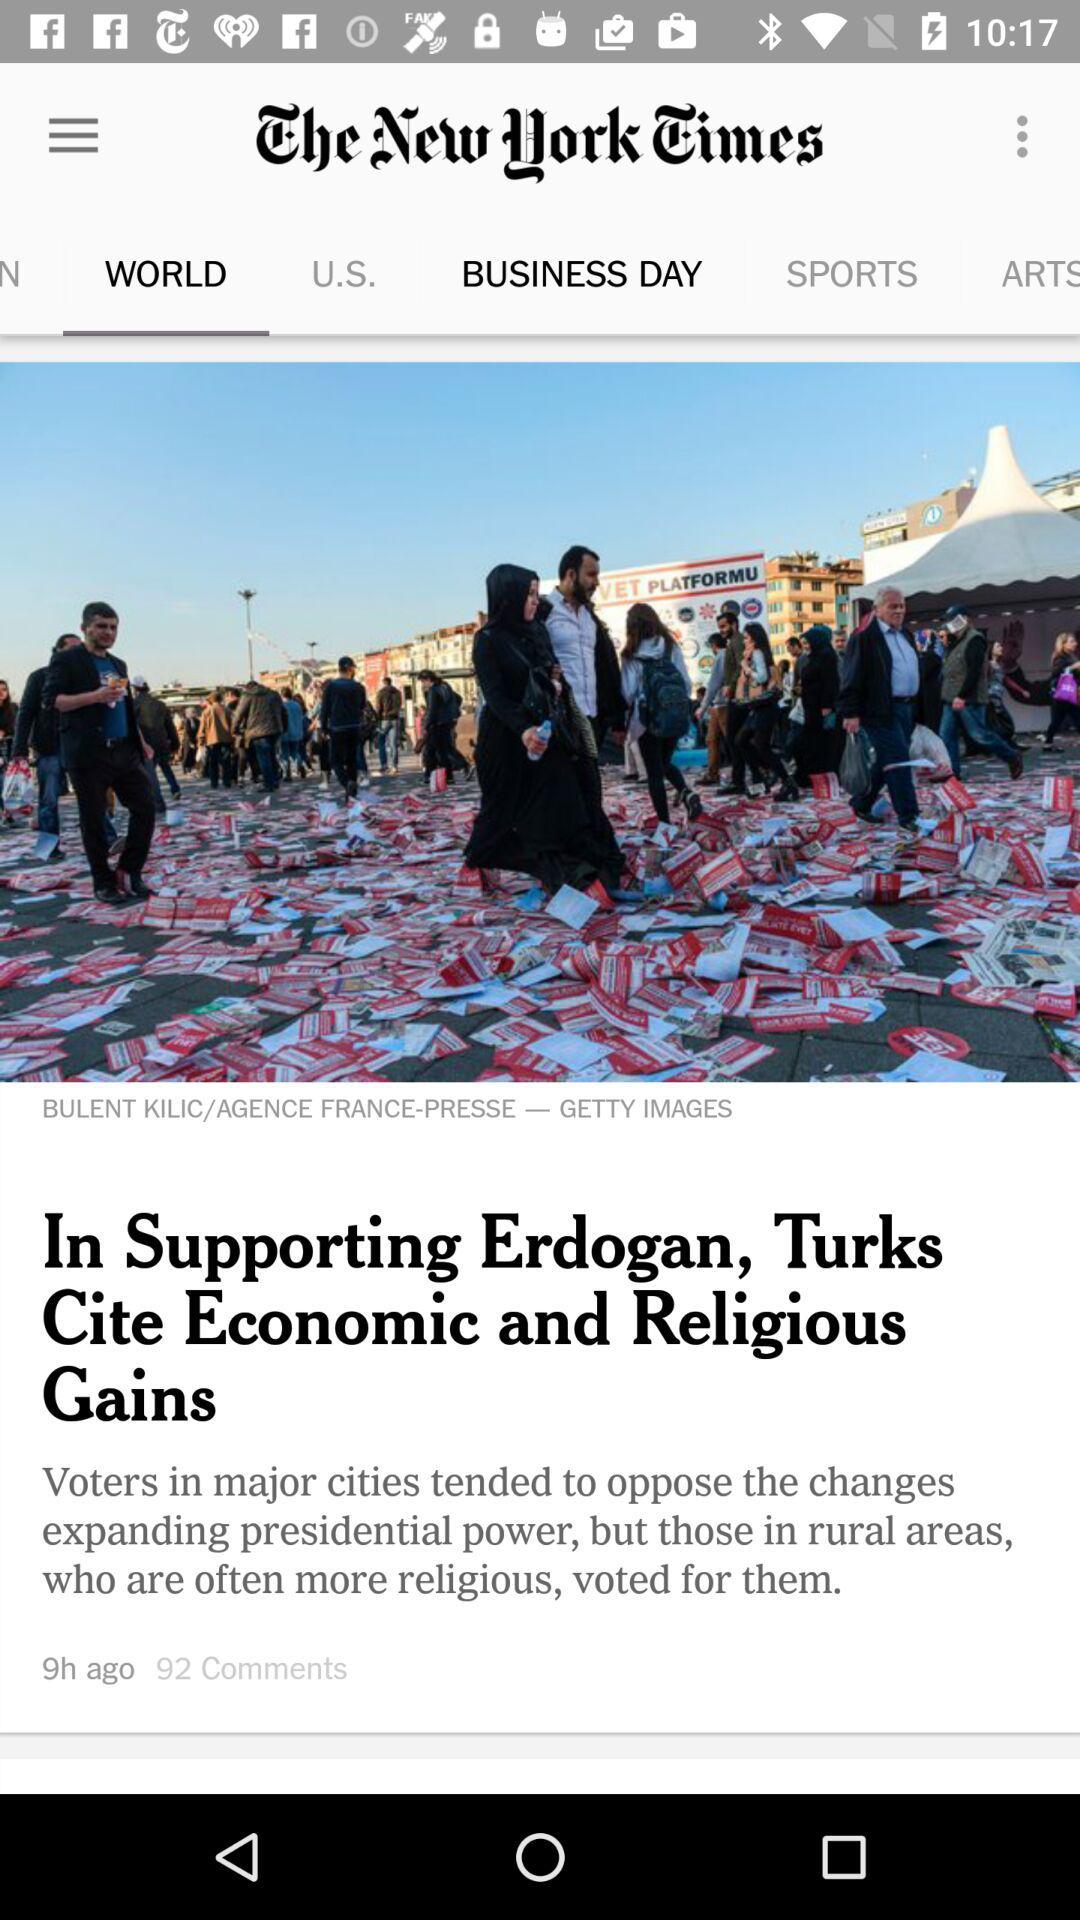  I want to click on the icon to the left of the u.s., so click(72, 135).